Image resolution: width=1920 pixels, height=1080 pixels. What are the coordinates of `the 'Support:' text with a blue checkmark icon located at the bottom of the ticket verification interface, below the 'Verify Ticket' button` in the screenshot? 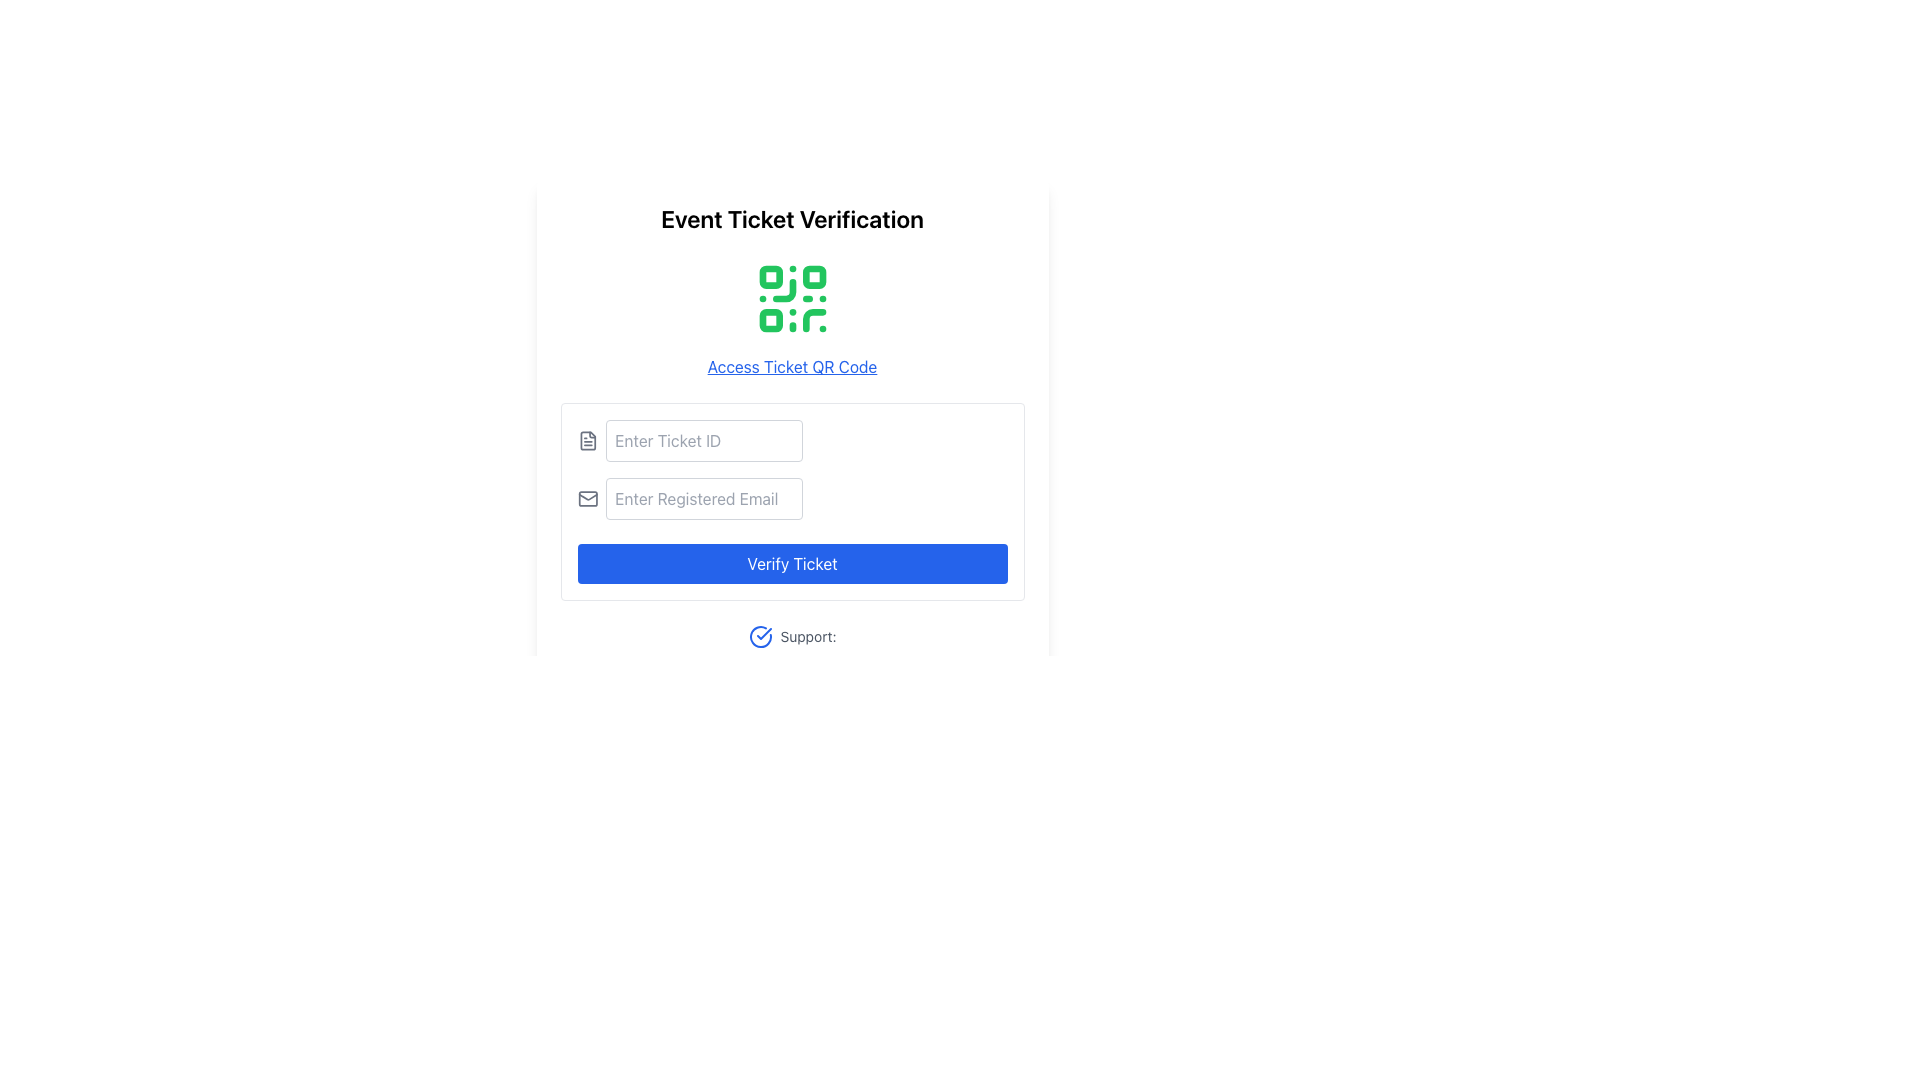 It's located at (791, 636).